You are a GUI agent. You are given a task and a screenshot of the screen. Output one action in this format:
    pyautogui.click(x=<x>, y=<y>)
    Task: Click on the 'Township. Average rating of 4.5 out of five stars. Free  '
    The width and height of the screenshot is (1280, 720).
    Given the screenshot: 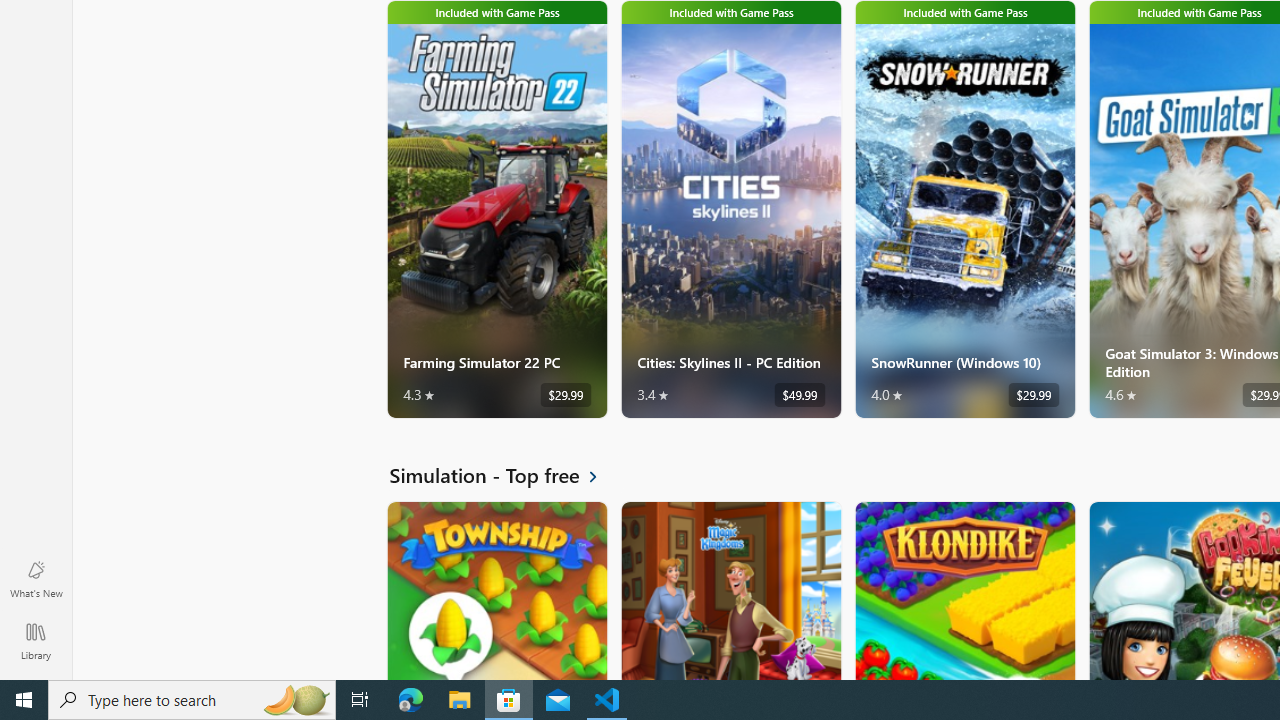 What is the action you would take?
    pyautogui.click(x=497, y=589)
    